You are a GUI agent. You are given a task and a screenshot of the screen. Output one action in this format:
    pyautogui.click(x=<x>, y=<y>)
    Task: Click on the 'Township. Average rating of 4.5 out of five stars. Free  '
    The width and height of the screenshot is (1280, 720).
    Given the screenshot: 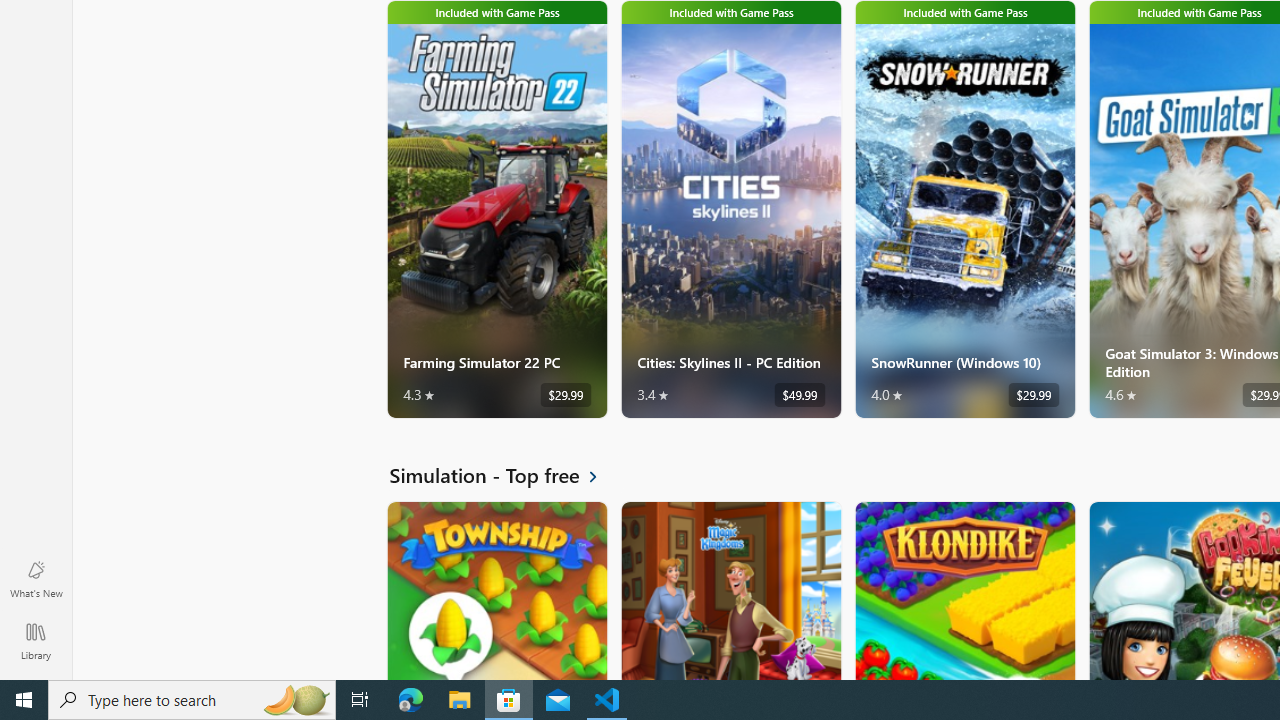 What is the action you would take?
    pyautogui.click(x=497, y=589)
    